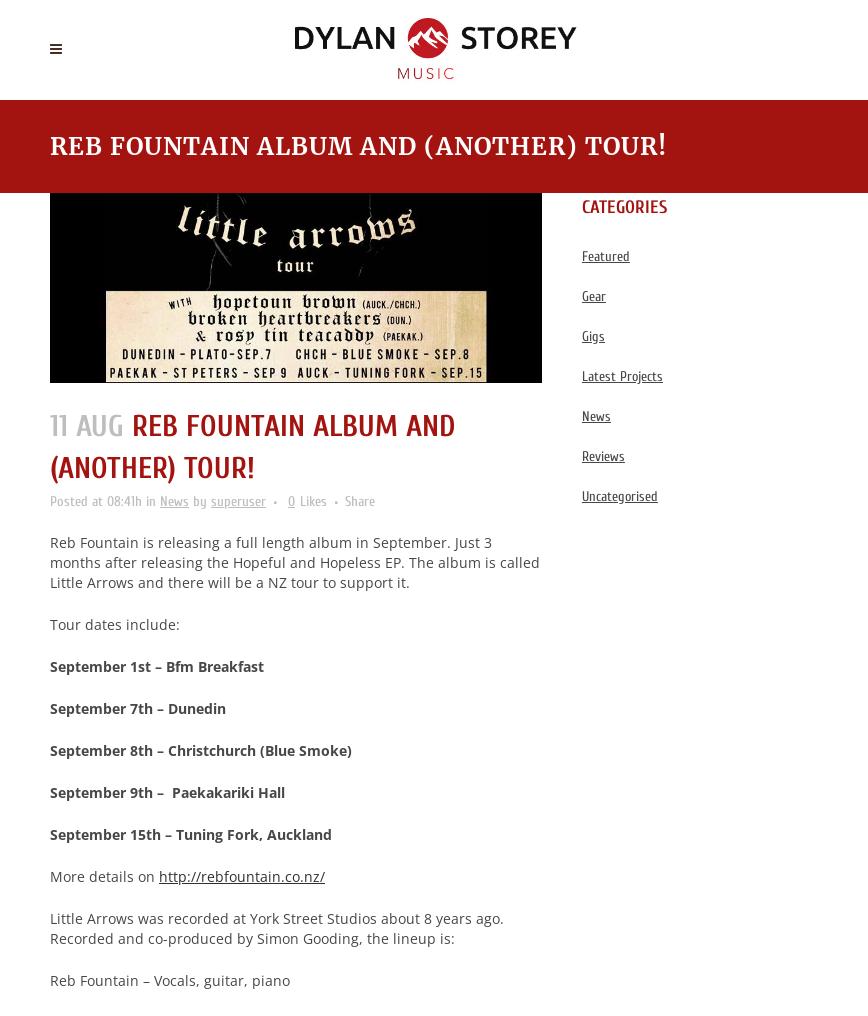  Describe the element at coordinates (618, 496) in the screenshot. I see `'Uncategorised'` at that location.